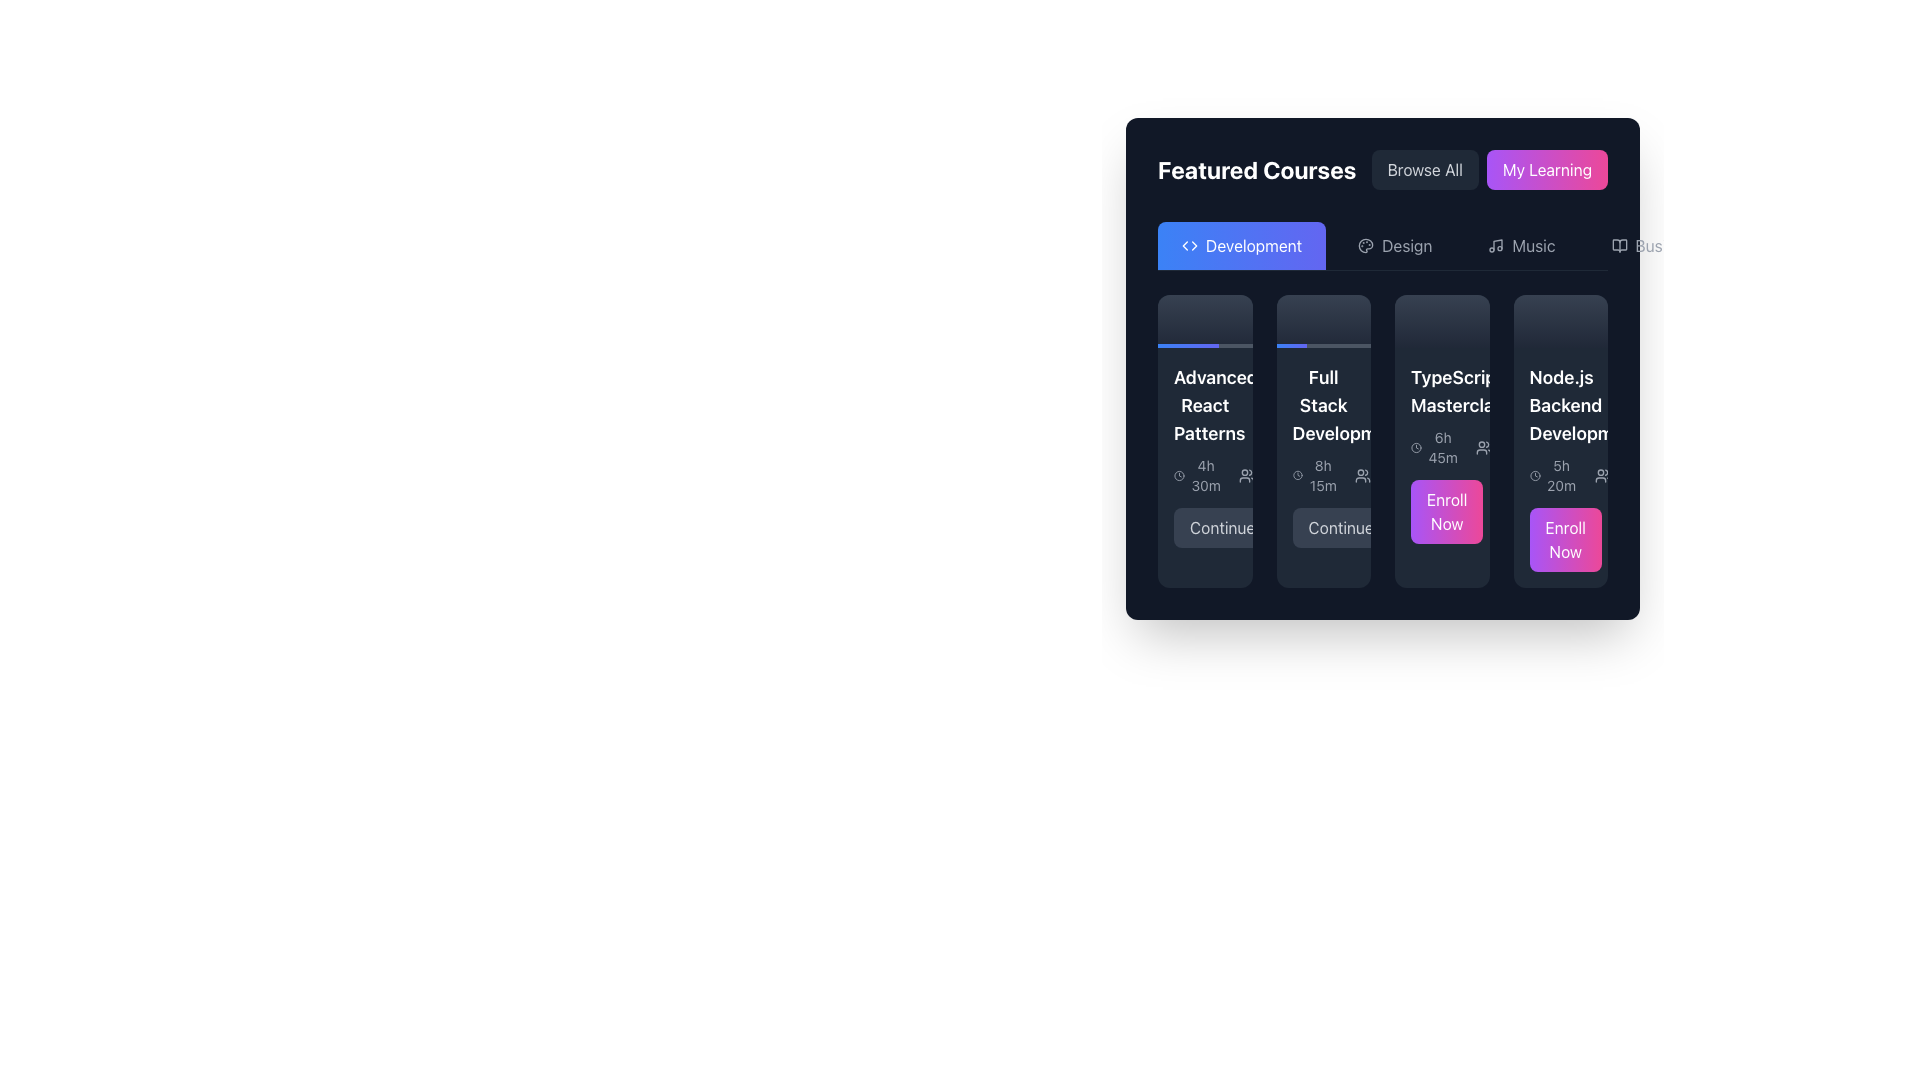 This screenshot has width=1920, height=1080. What do you see at coordinates (1619, 245) in the screenshot?
I see `the small open book icon located to the left of the 'Business' text label in the top-right section of the interface` at bounding box center [1619, 245].